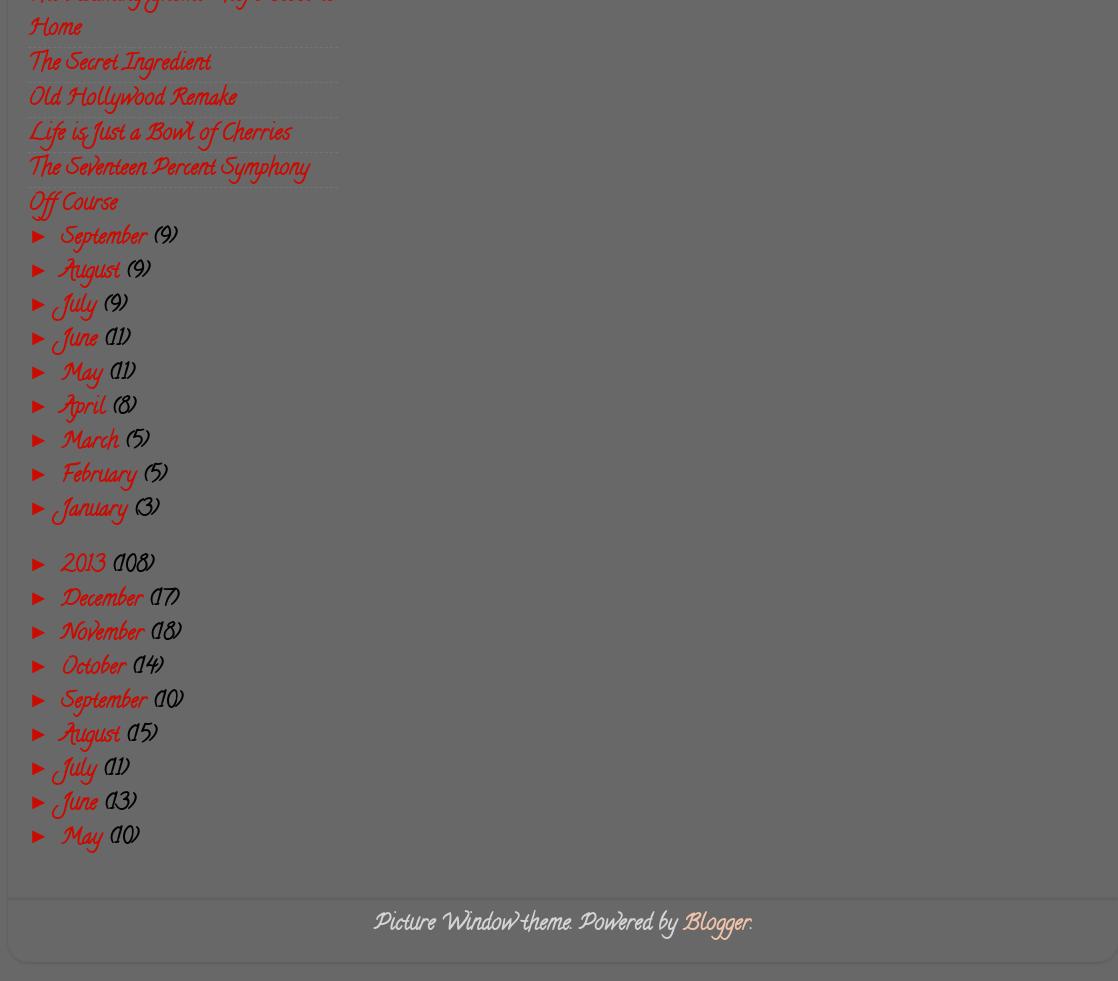 The image size is (1118, 981). I want to click on 'October', so click(61, 667).